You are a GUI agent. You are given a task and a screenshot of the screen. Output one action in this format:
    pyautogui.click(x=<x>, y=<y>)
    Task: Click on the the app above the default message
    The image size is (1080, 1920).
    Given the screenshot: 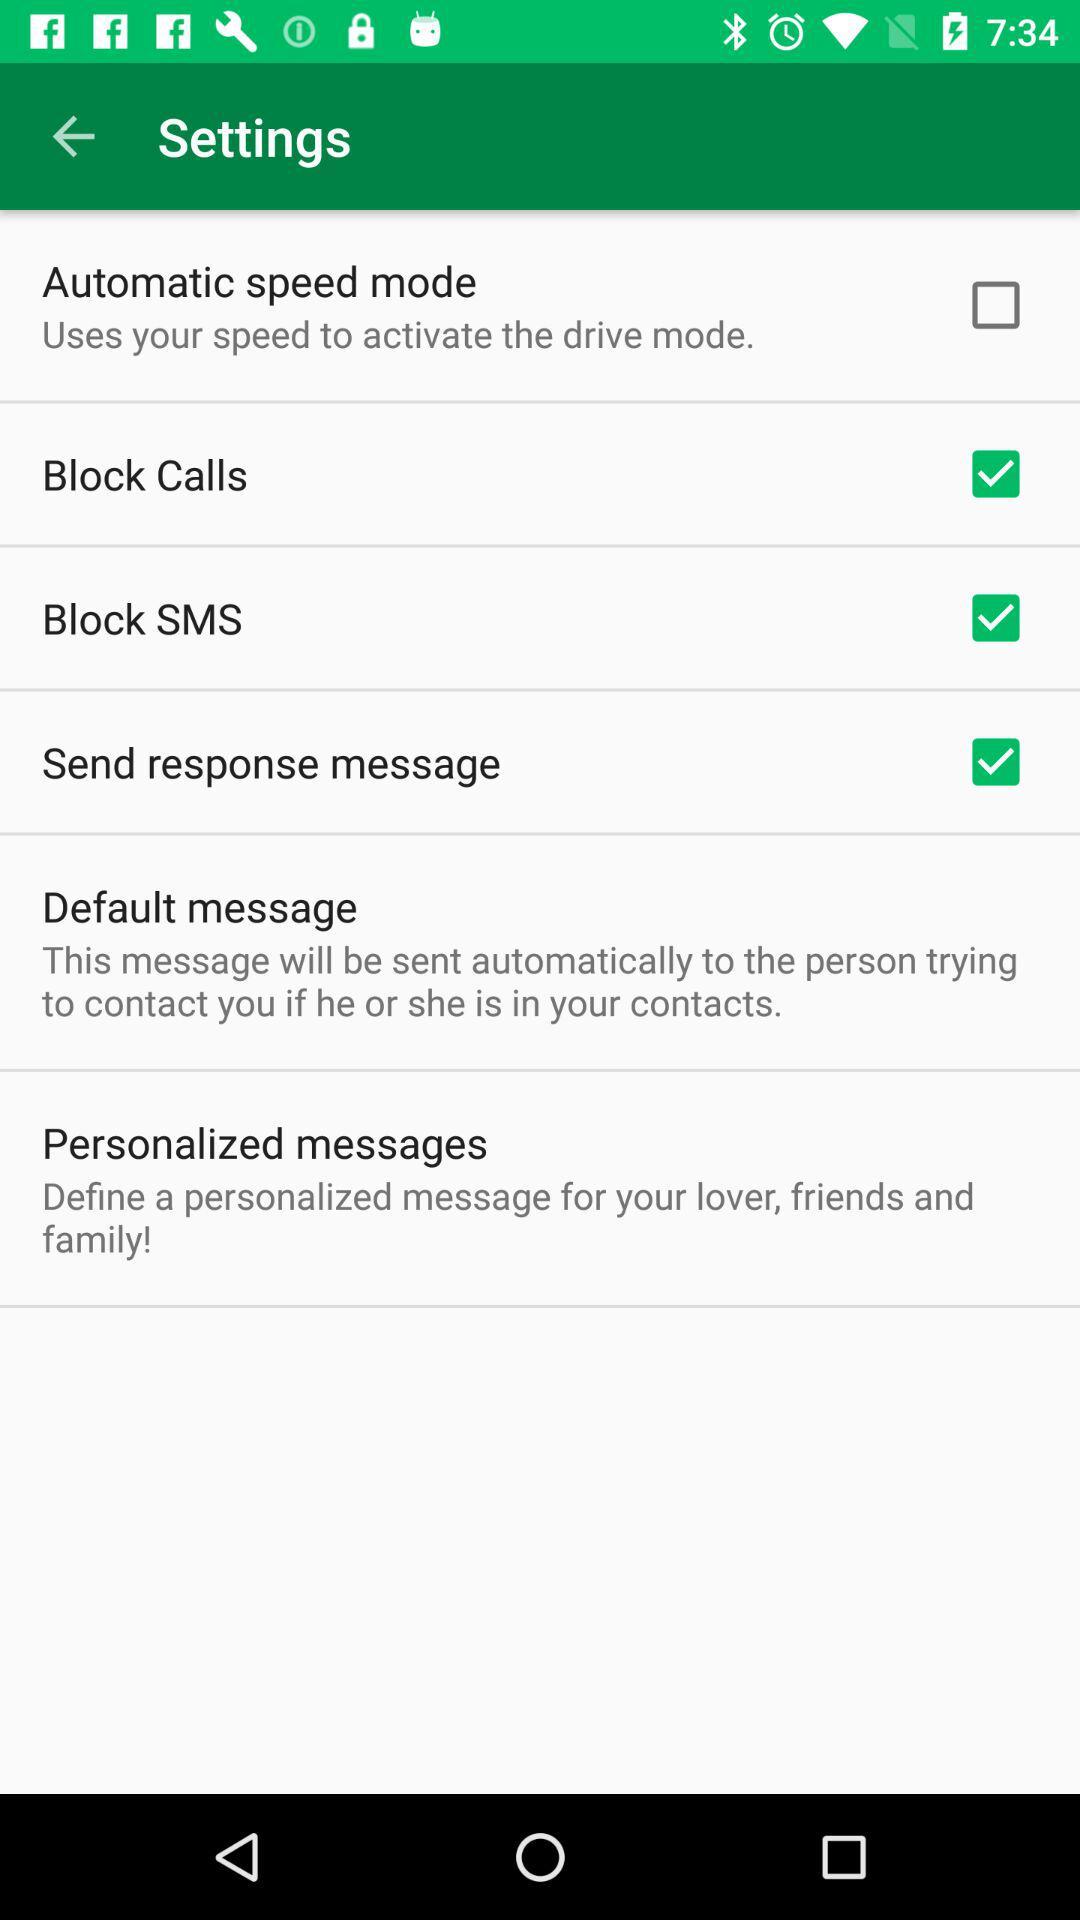 What is the action you would take?
    pyautogui.click(x=271, y=761)
    